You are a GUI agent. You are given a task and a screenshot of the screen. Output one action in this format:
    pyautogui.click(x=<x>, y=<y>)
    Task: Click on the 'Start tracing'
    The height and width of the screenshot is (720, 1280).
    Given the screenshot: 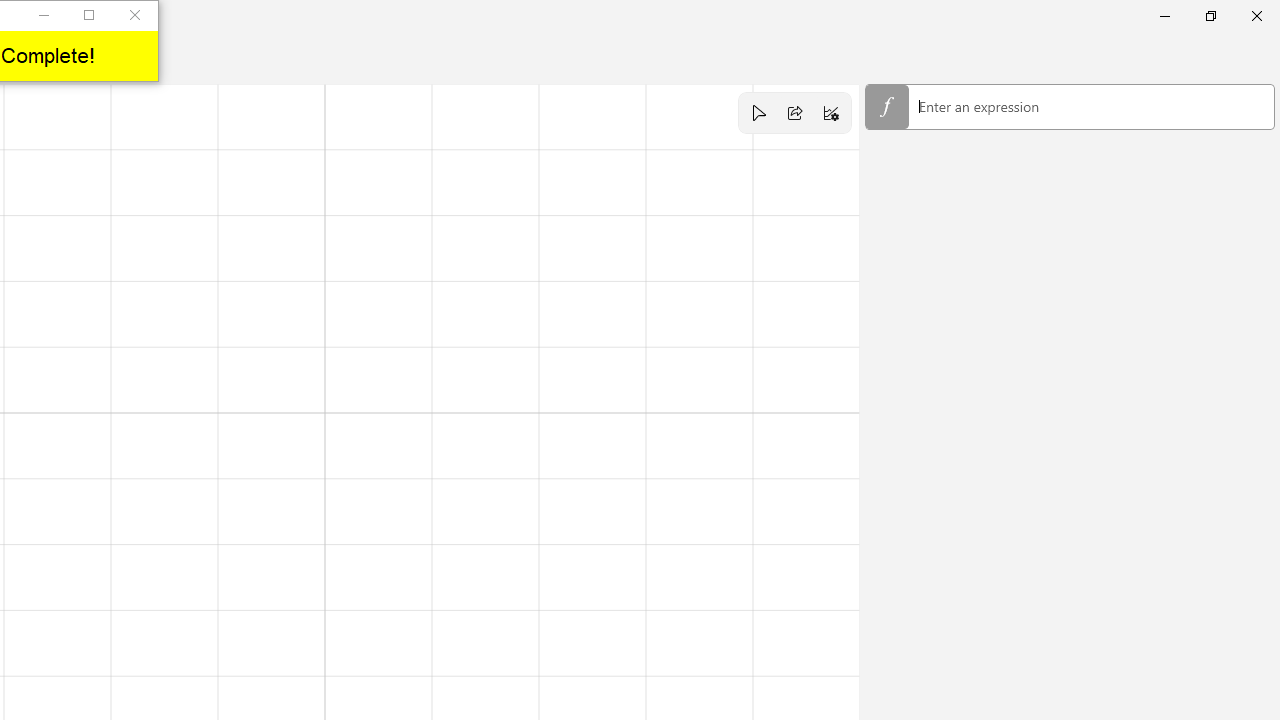 What is the action you would take?
    pyautogui.click(x=757, y=113)
    